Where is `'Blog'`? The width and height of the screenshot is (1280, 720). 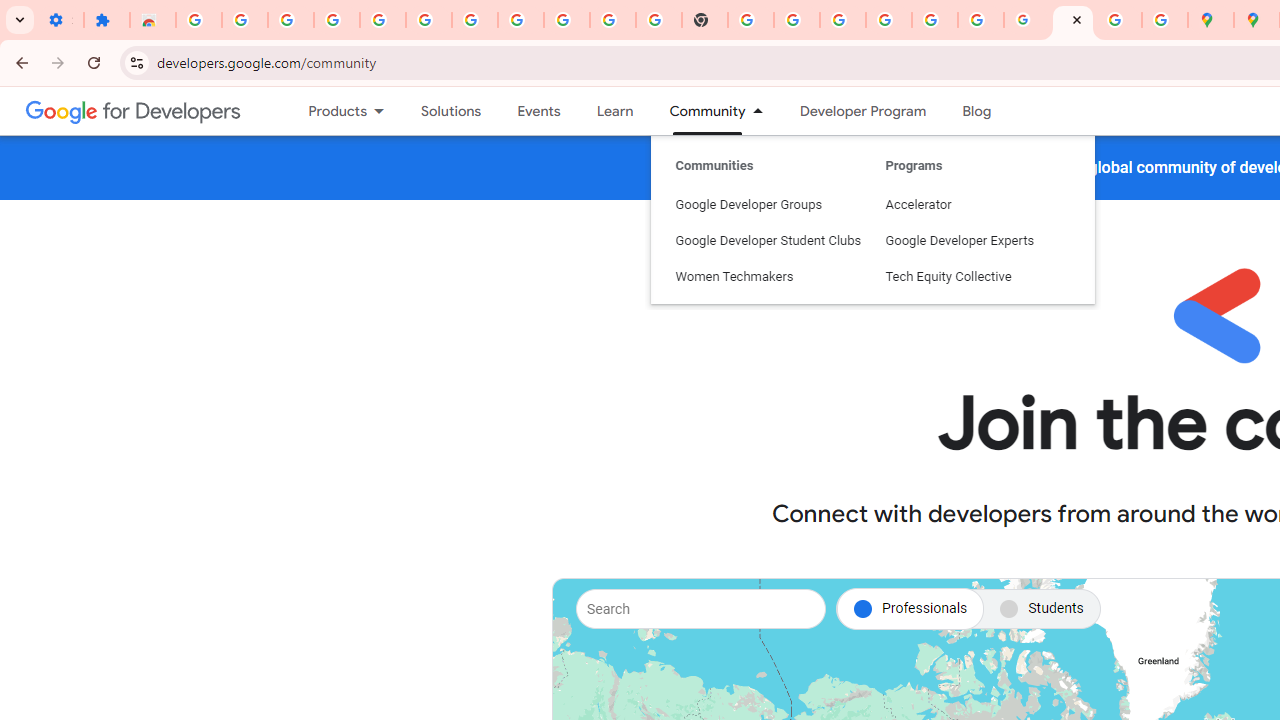
'Blog' is located at coordinates (977, 111).